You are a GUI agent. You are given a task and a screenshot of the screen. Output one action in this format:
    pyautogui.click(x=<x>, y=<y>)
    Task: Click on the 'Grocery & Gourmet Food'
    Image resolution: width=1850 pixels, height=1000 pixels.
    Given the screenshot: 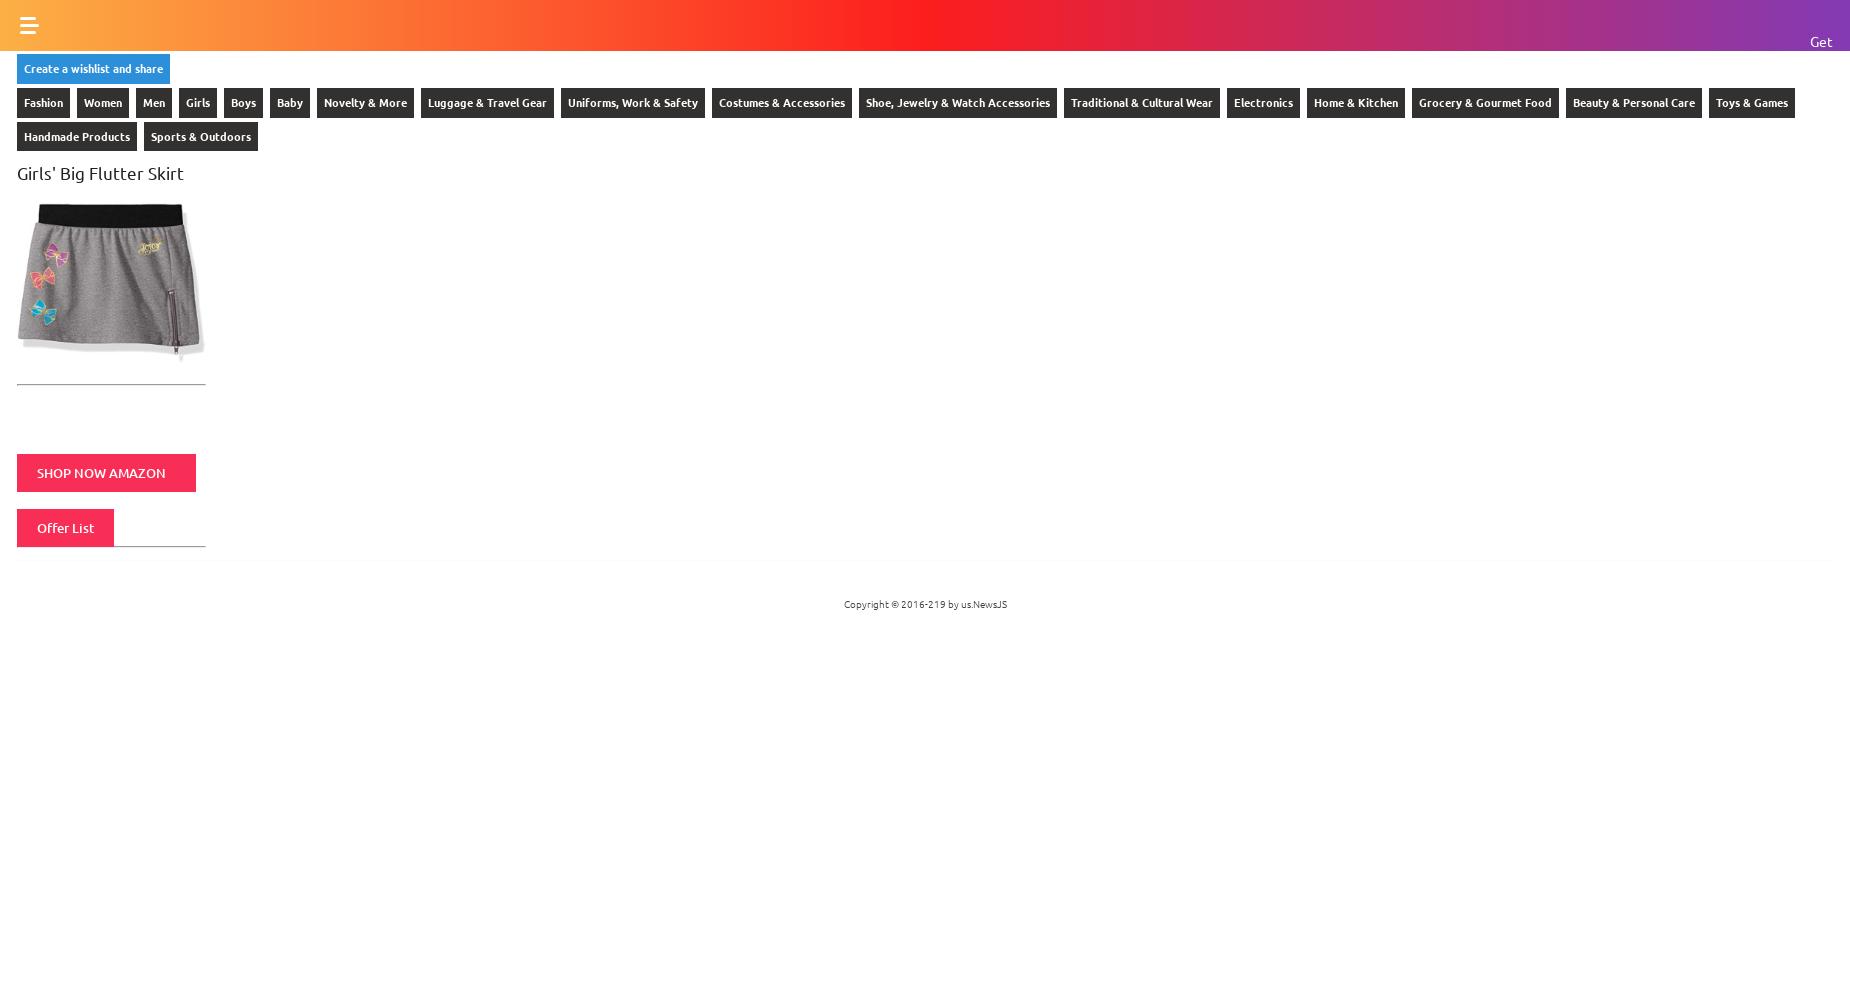 What is the action you would take?
    pyautogui.click(x=1485, y=100)
    